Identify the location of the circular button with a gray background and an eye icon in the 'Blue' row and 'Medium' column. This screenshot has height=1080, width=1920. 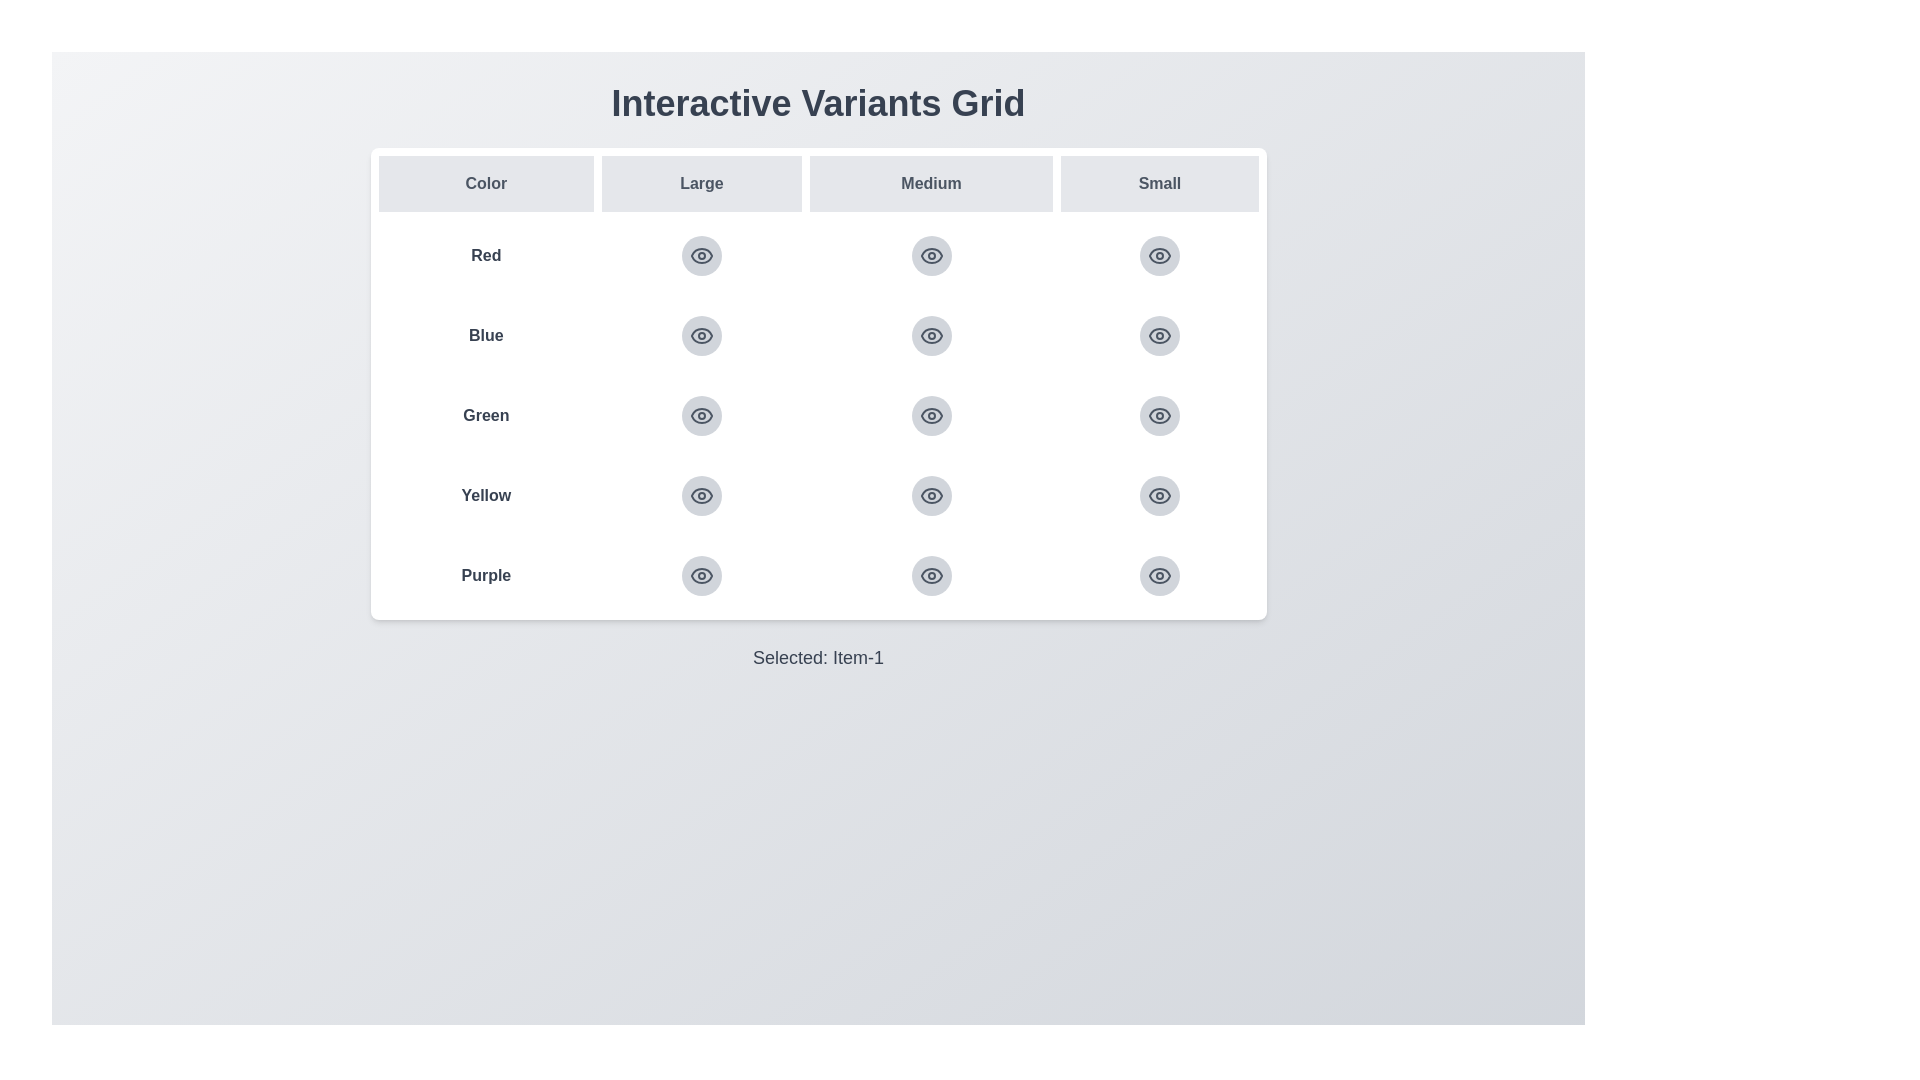
(930, 334).